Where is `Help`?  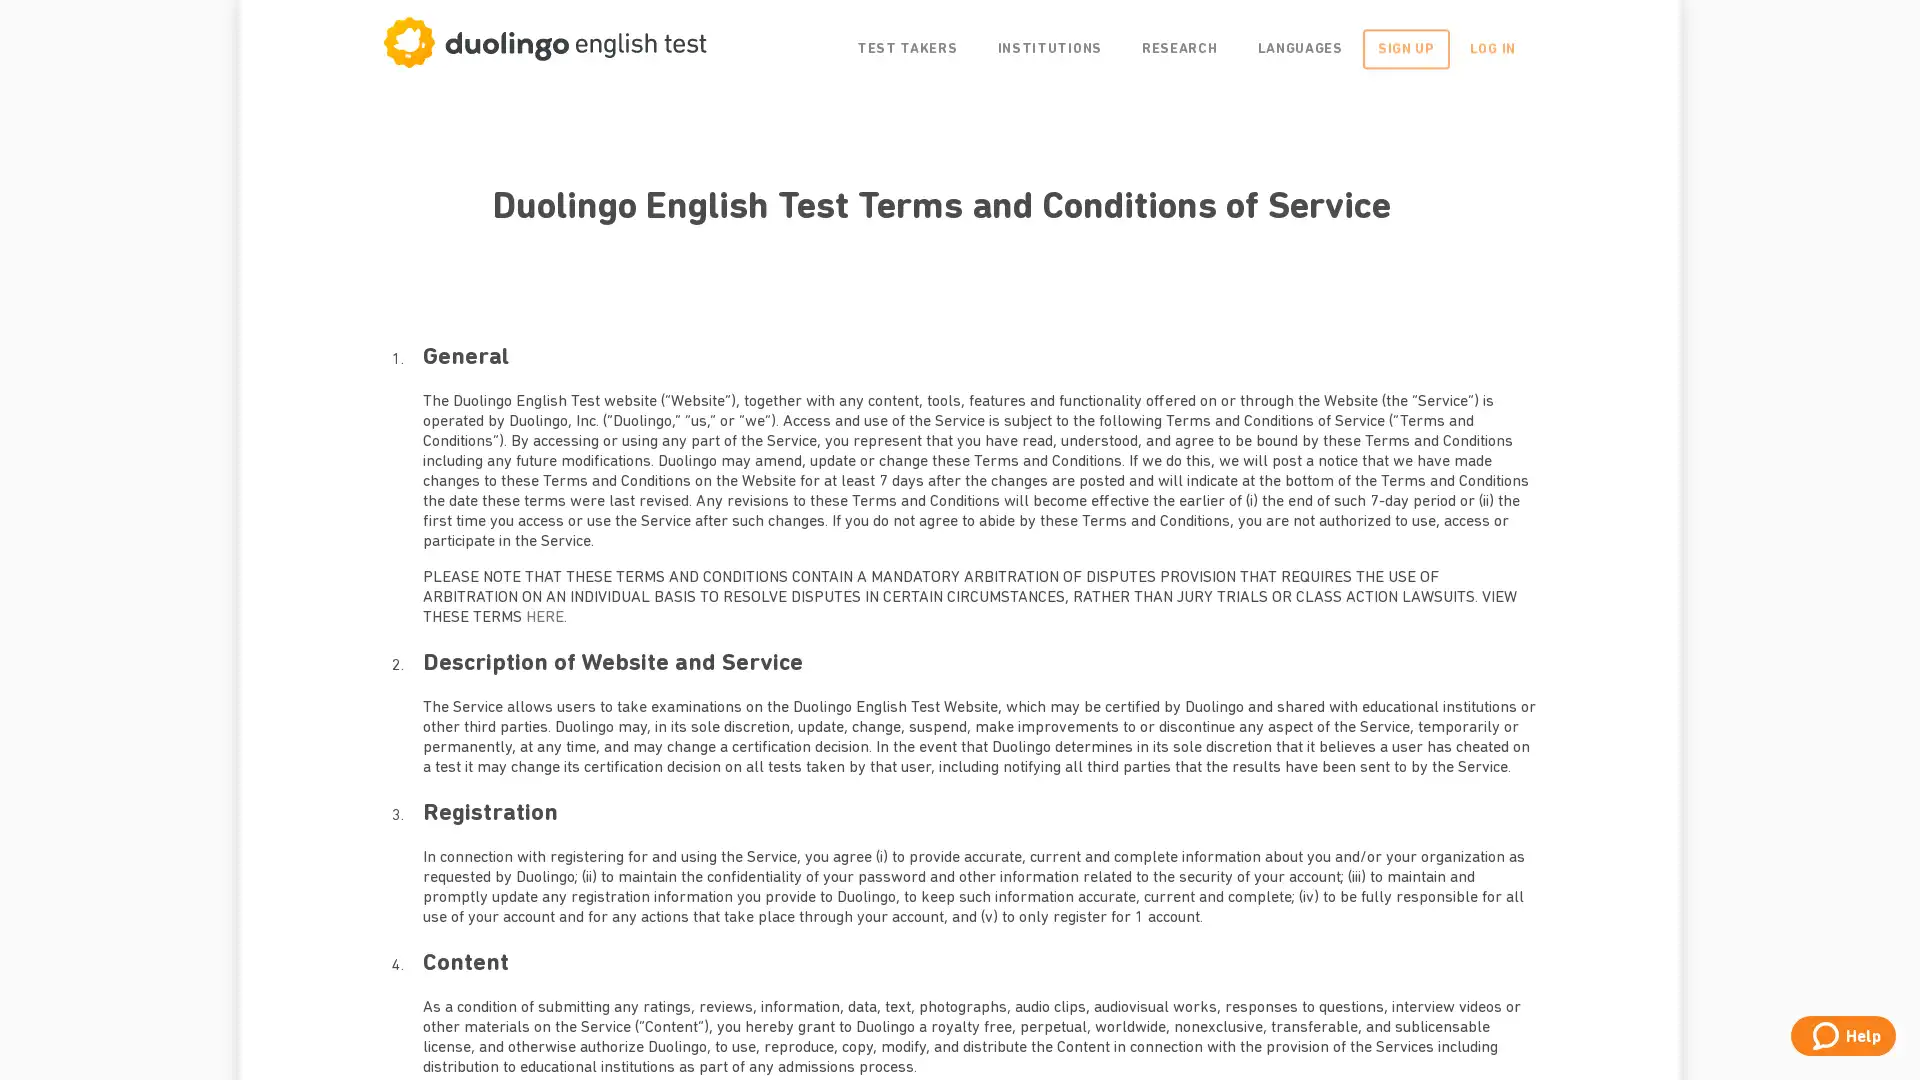 Help is located at coordinates (1842, 1035).